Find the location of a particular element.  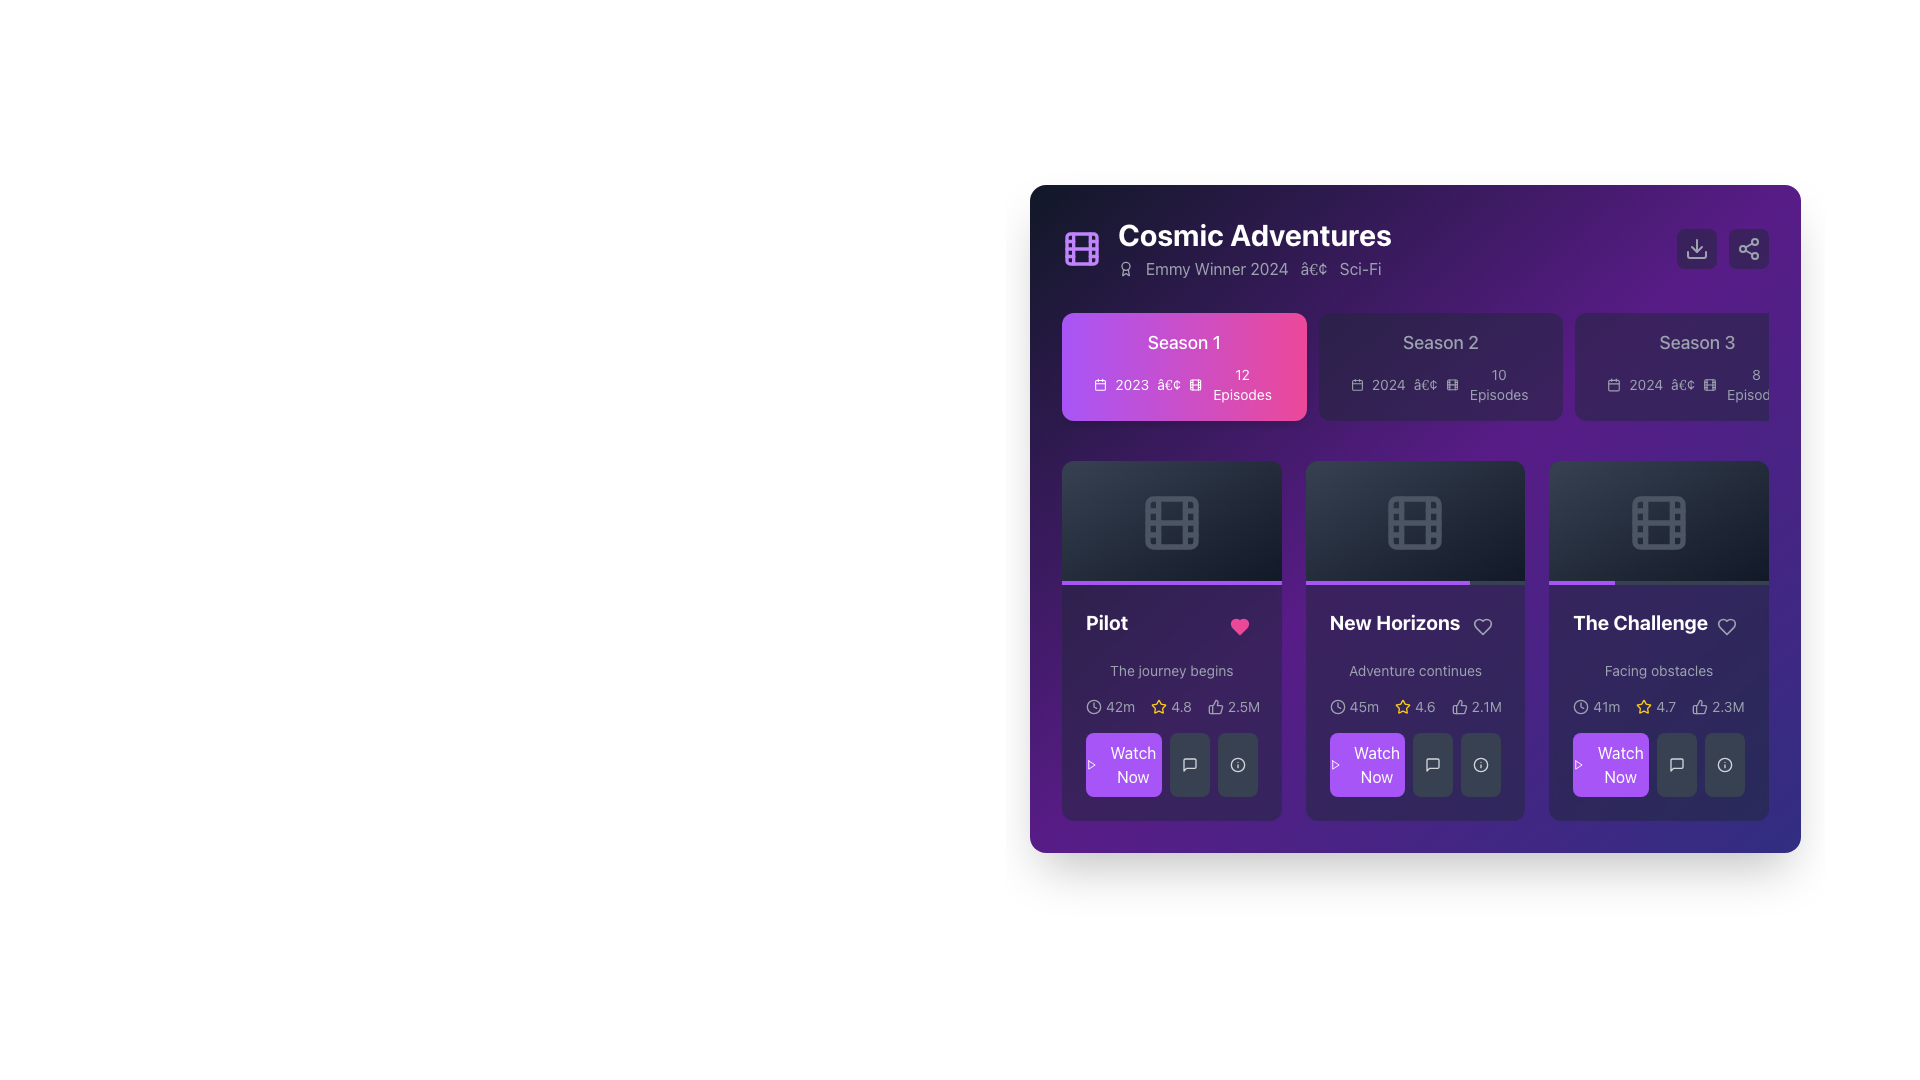

the 'Watch Now' button that contains the triangular play button icon is located at coordinates (1090, 764).